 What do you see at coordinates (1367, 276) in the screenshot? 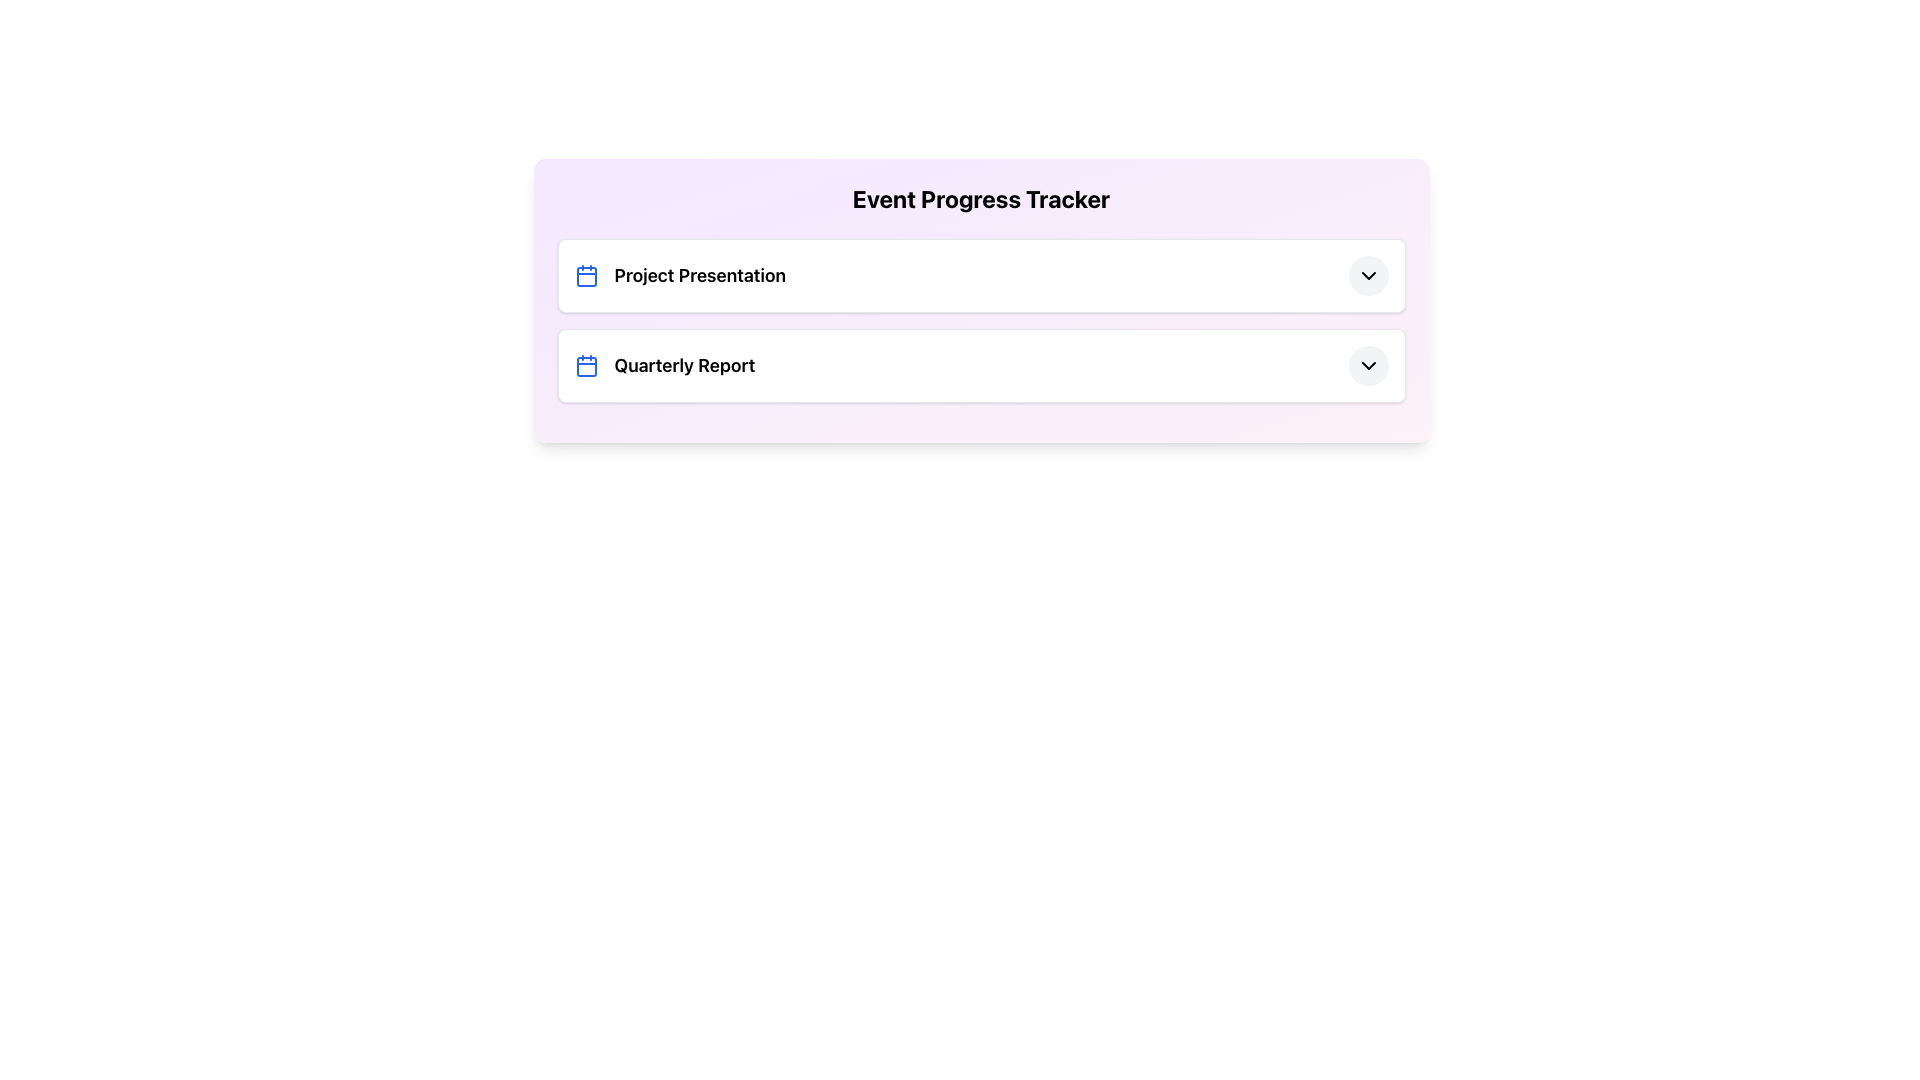
I see `the downward-pointing chevron icon button located on the right side of the 'Project Presentation' entry` at bounding box center [1367, 276].